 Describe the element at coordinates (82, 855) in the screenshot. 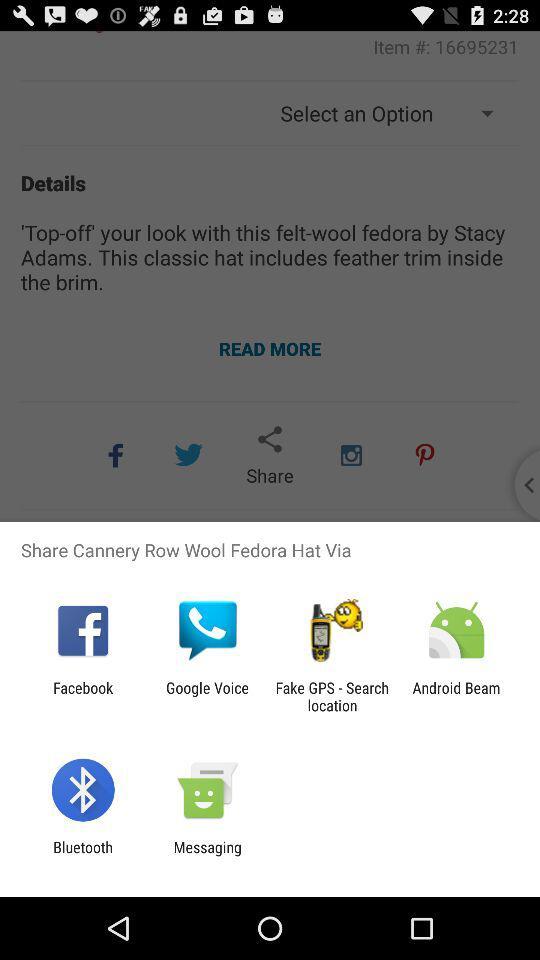

I see `icon to the left of the messaging app` at that location.